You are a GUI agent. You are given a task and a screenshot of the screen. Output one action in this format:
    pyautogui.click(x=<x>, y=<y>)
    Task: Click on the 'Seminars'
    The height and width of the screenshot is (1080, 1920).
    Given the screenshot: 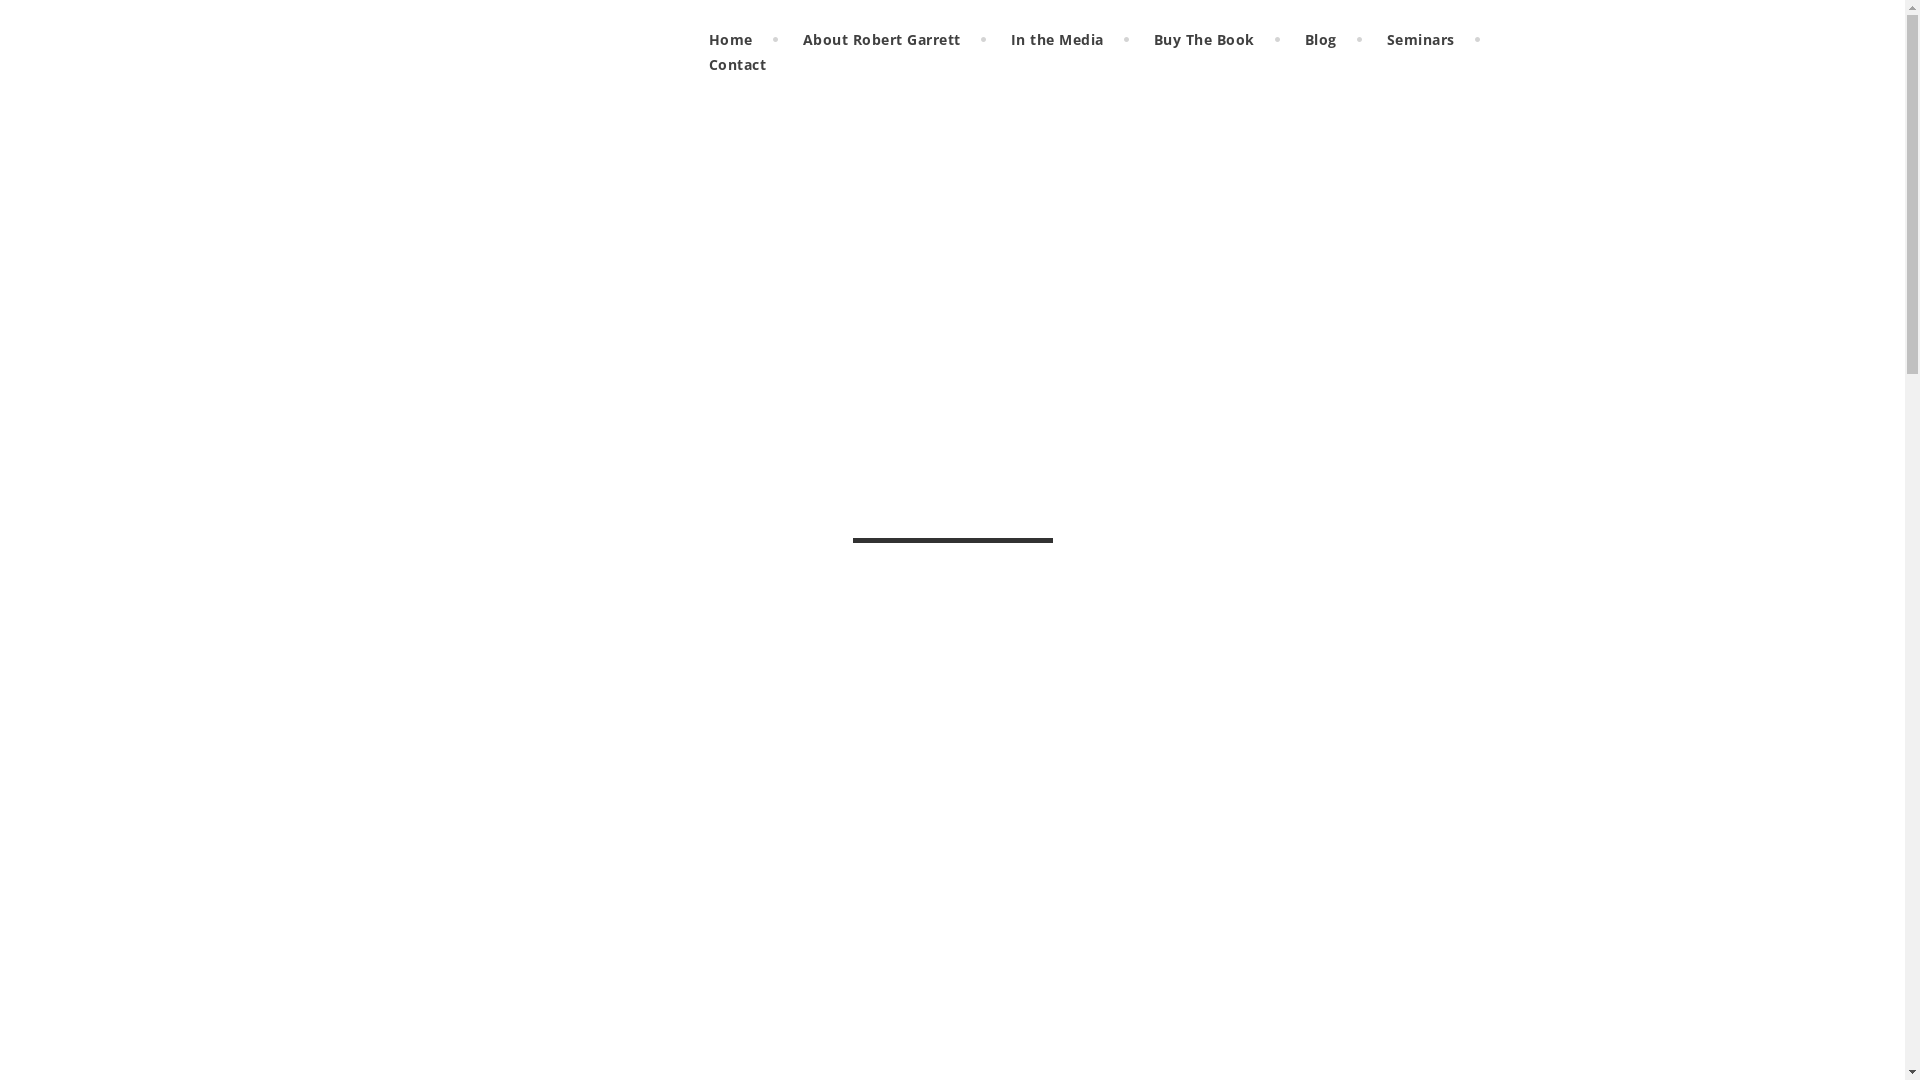 What is the action you would take?
    pyautogui.click(x=1419, y=39)
    